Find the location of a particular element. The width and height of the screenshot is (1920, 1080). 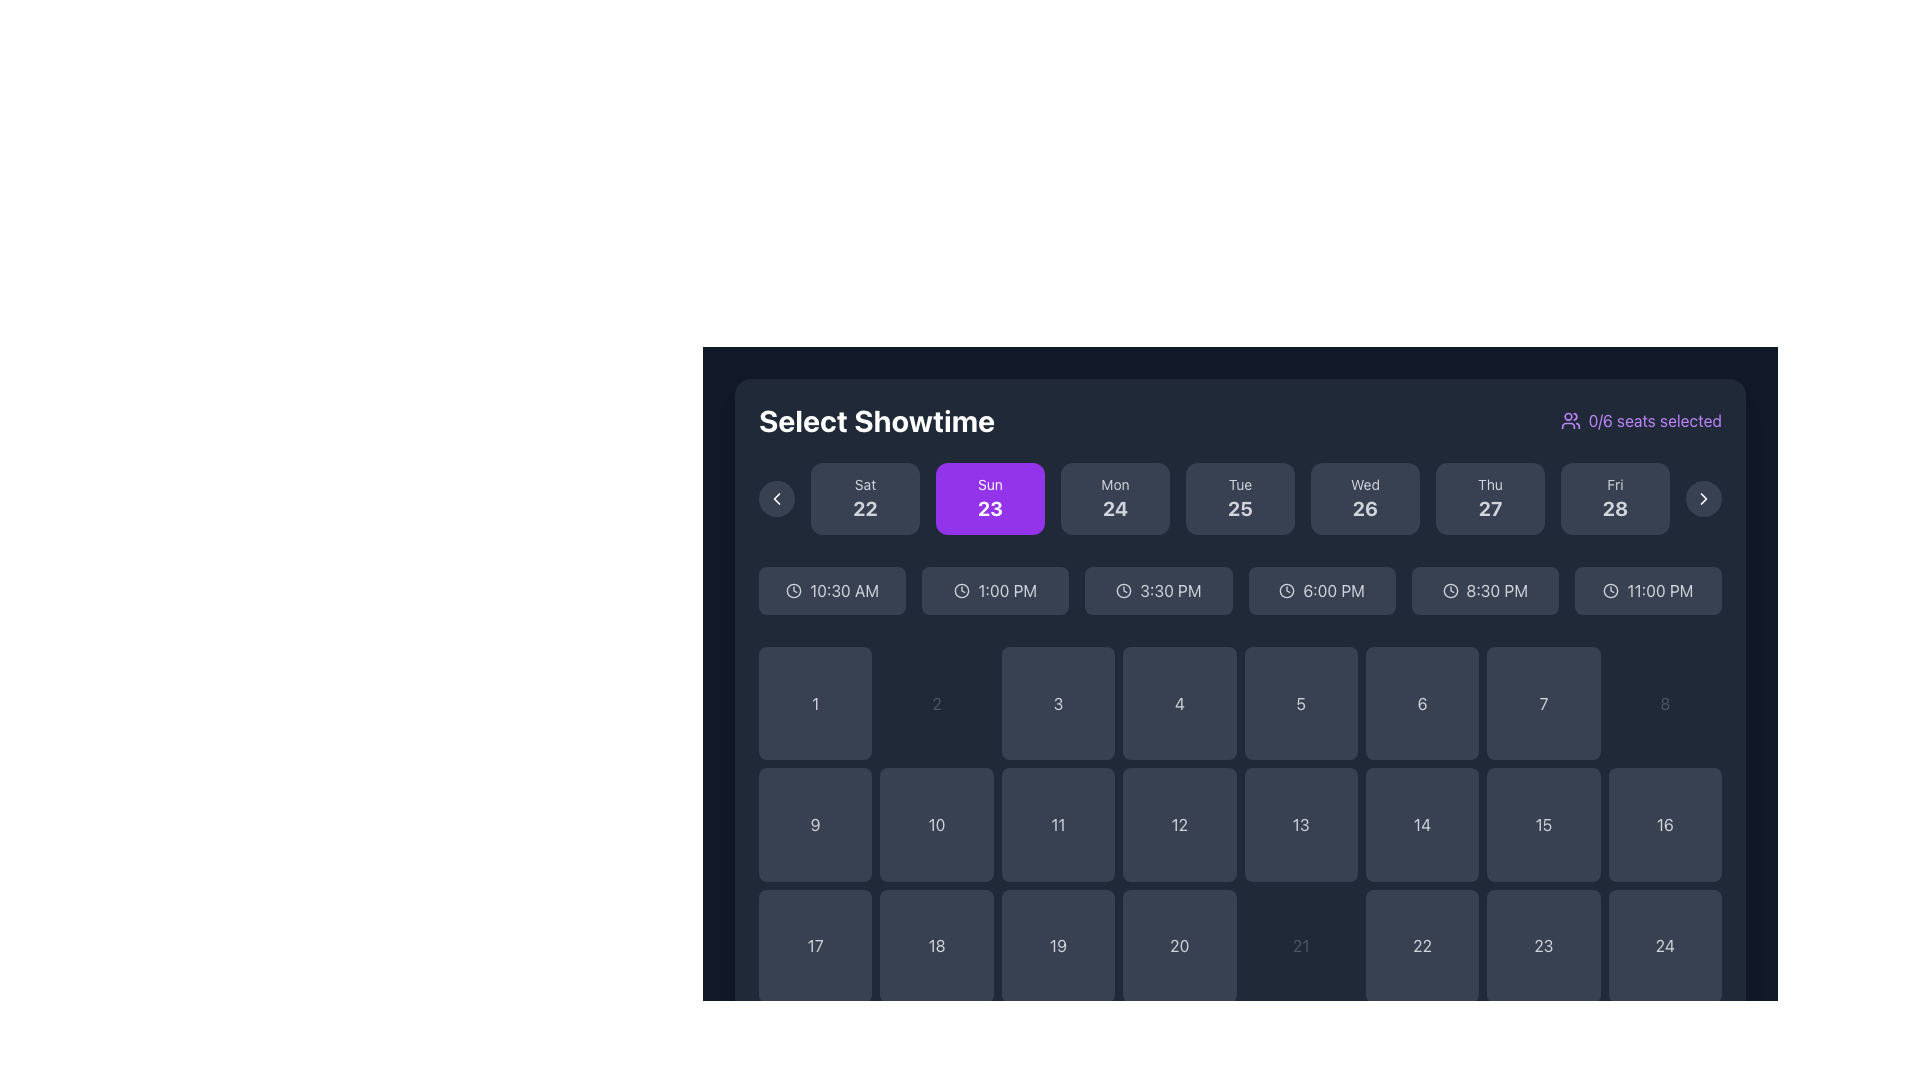

the button in the horizontal group displaying time values is located at coordinates (1239, 589).